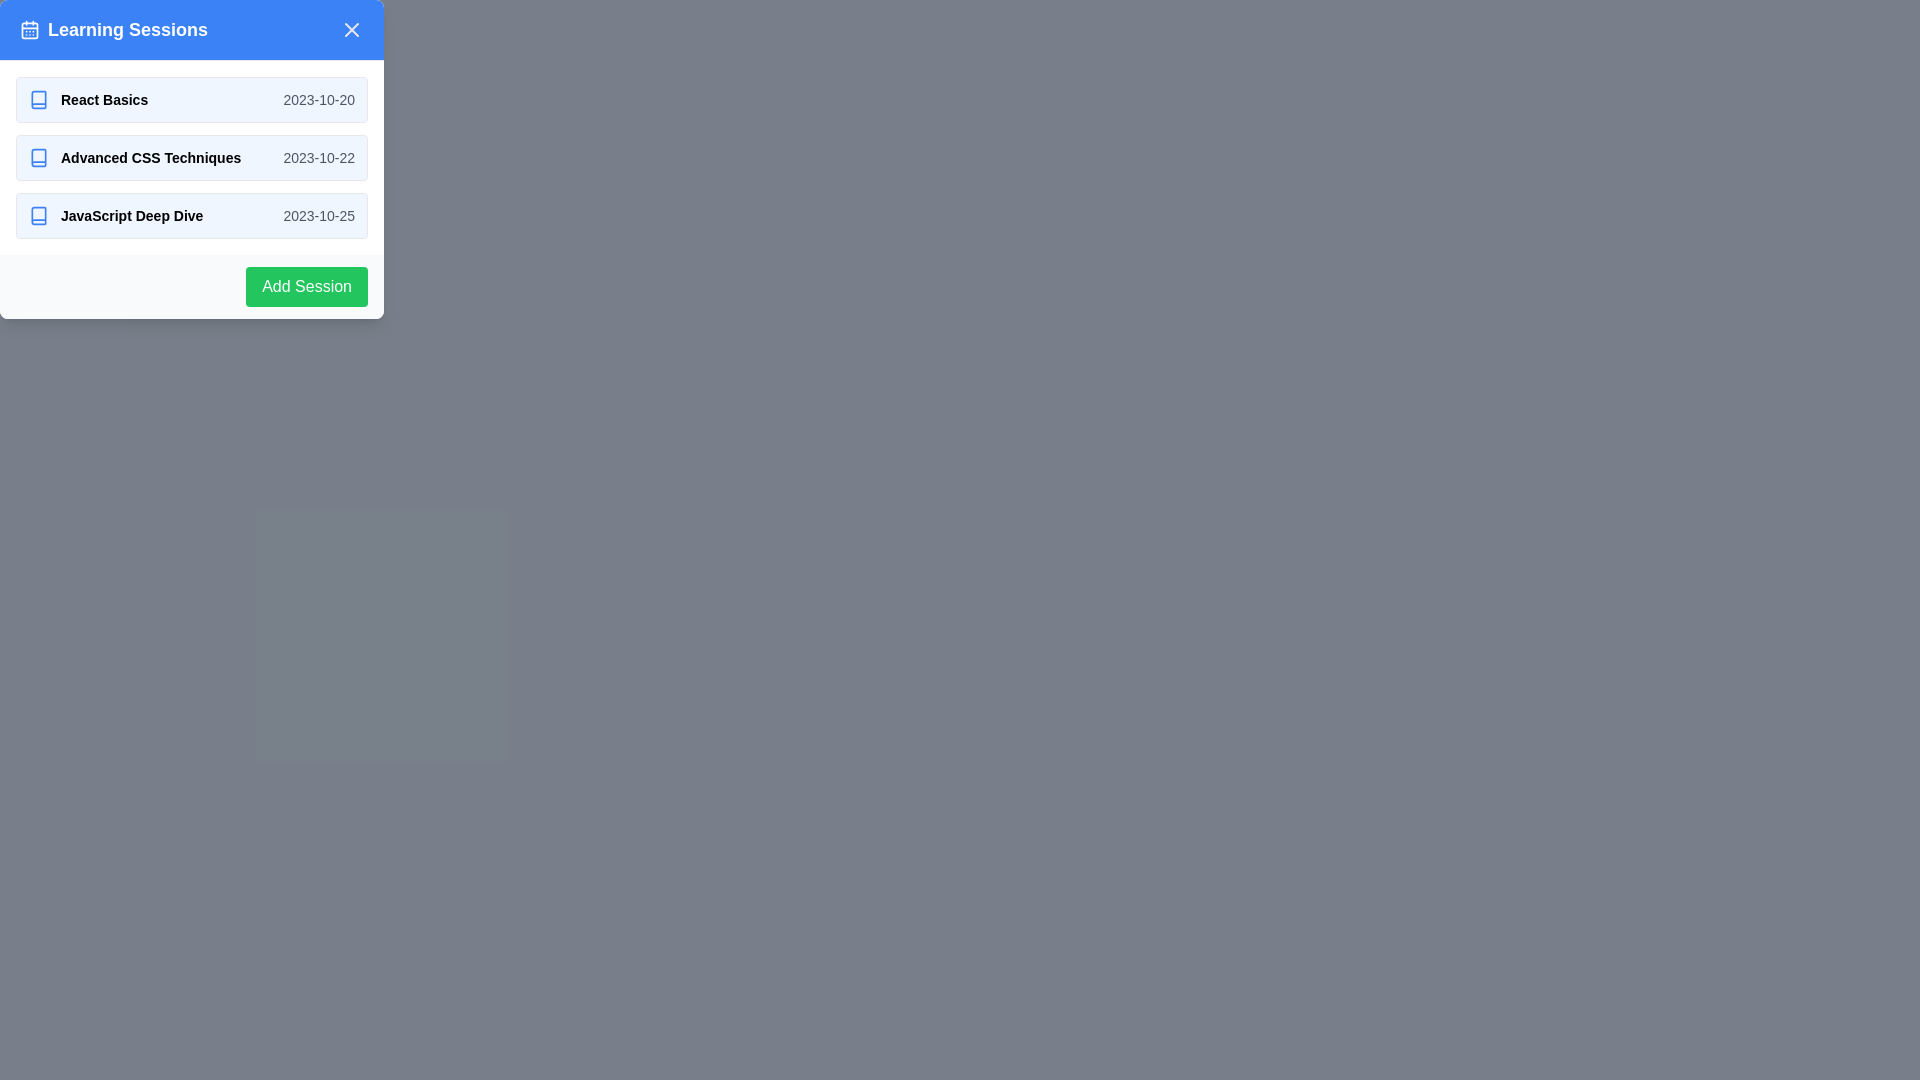 The width and height of the screenshot is (1920, 1080). What do you see at coordinates (134, 157) in the screenshot?
I see `the second row in the 'Learning Sessions' panel, which represents the item with the book icon and the text 'Advanced CSS Techniques'` at bounding box center [134, 157].